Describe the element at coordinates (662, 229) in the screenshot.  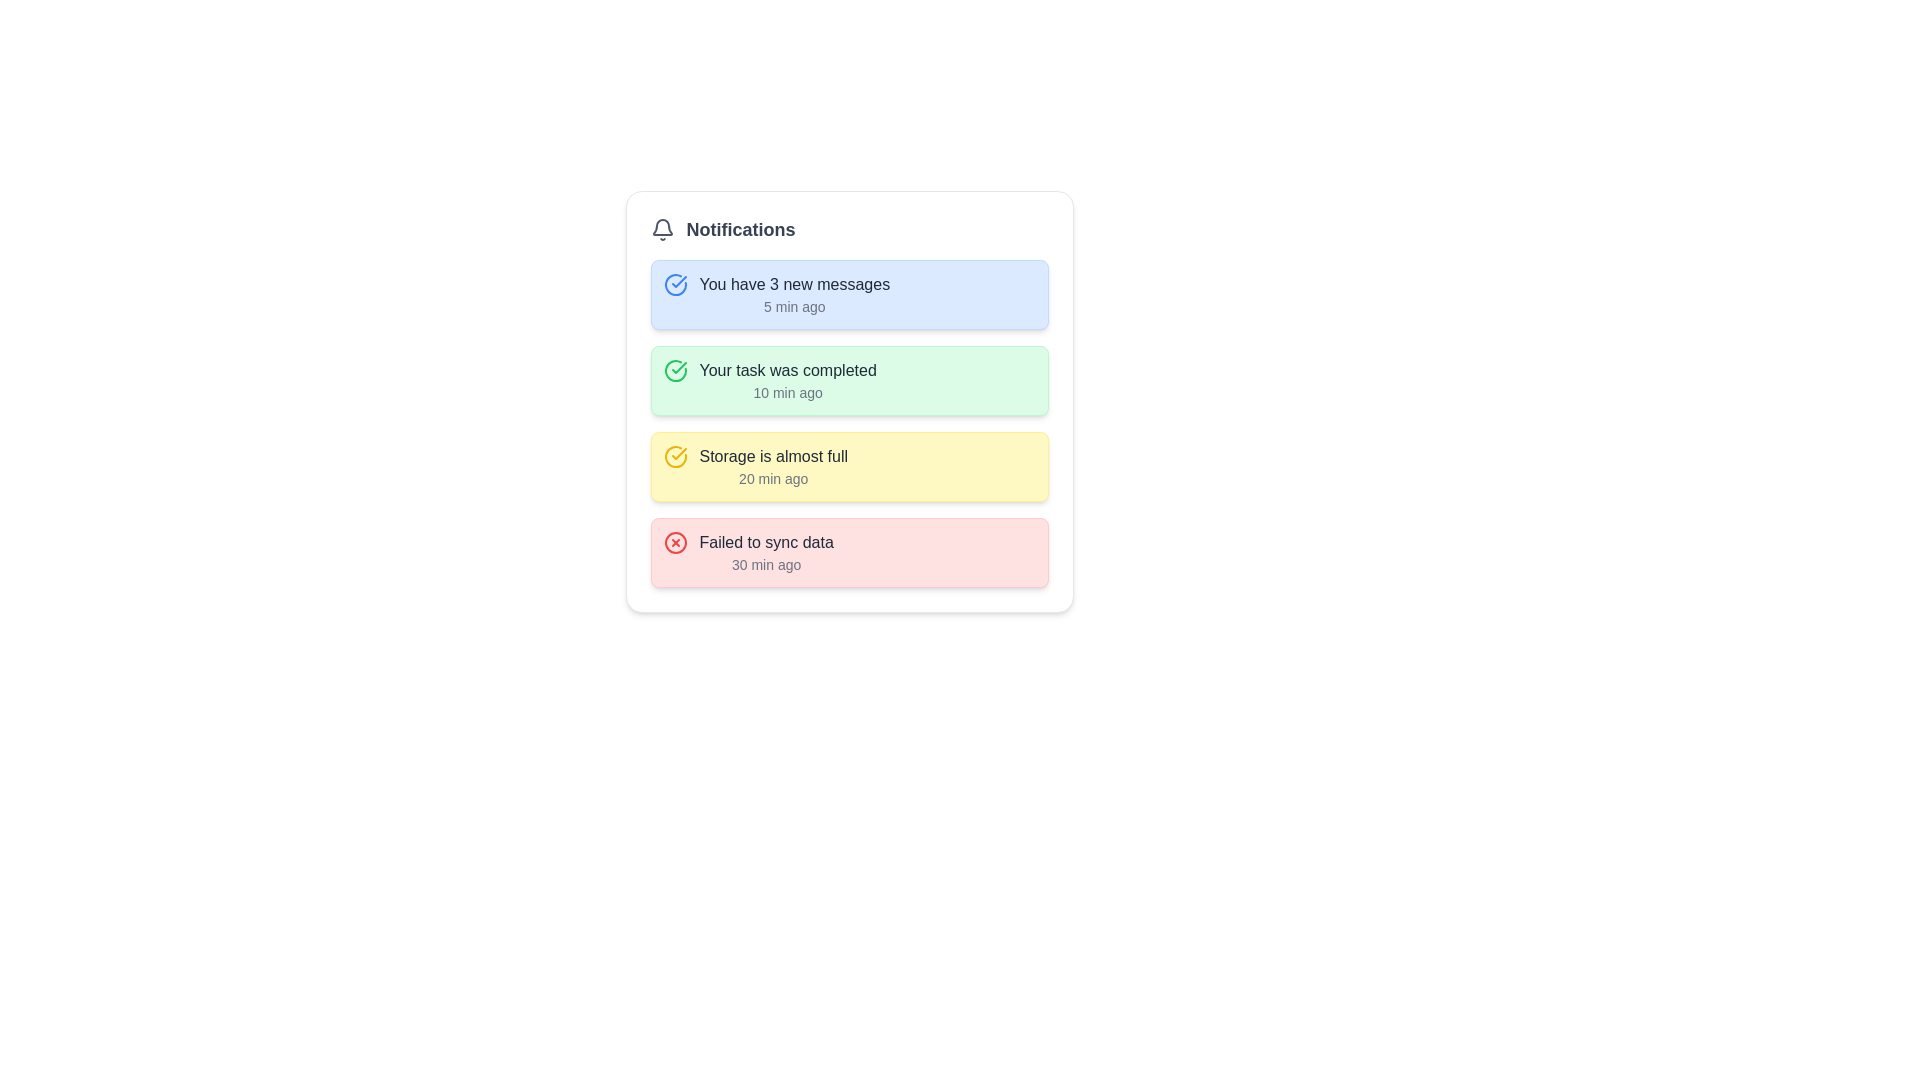
I see `the bell-shaped icon with a gray outline located to the left of the text 'Notifications' at the top of the white notification card` at that location.